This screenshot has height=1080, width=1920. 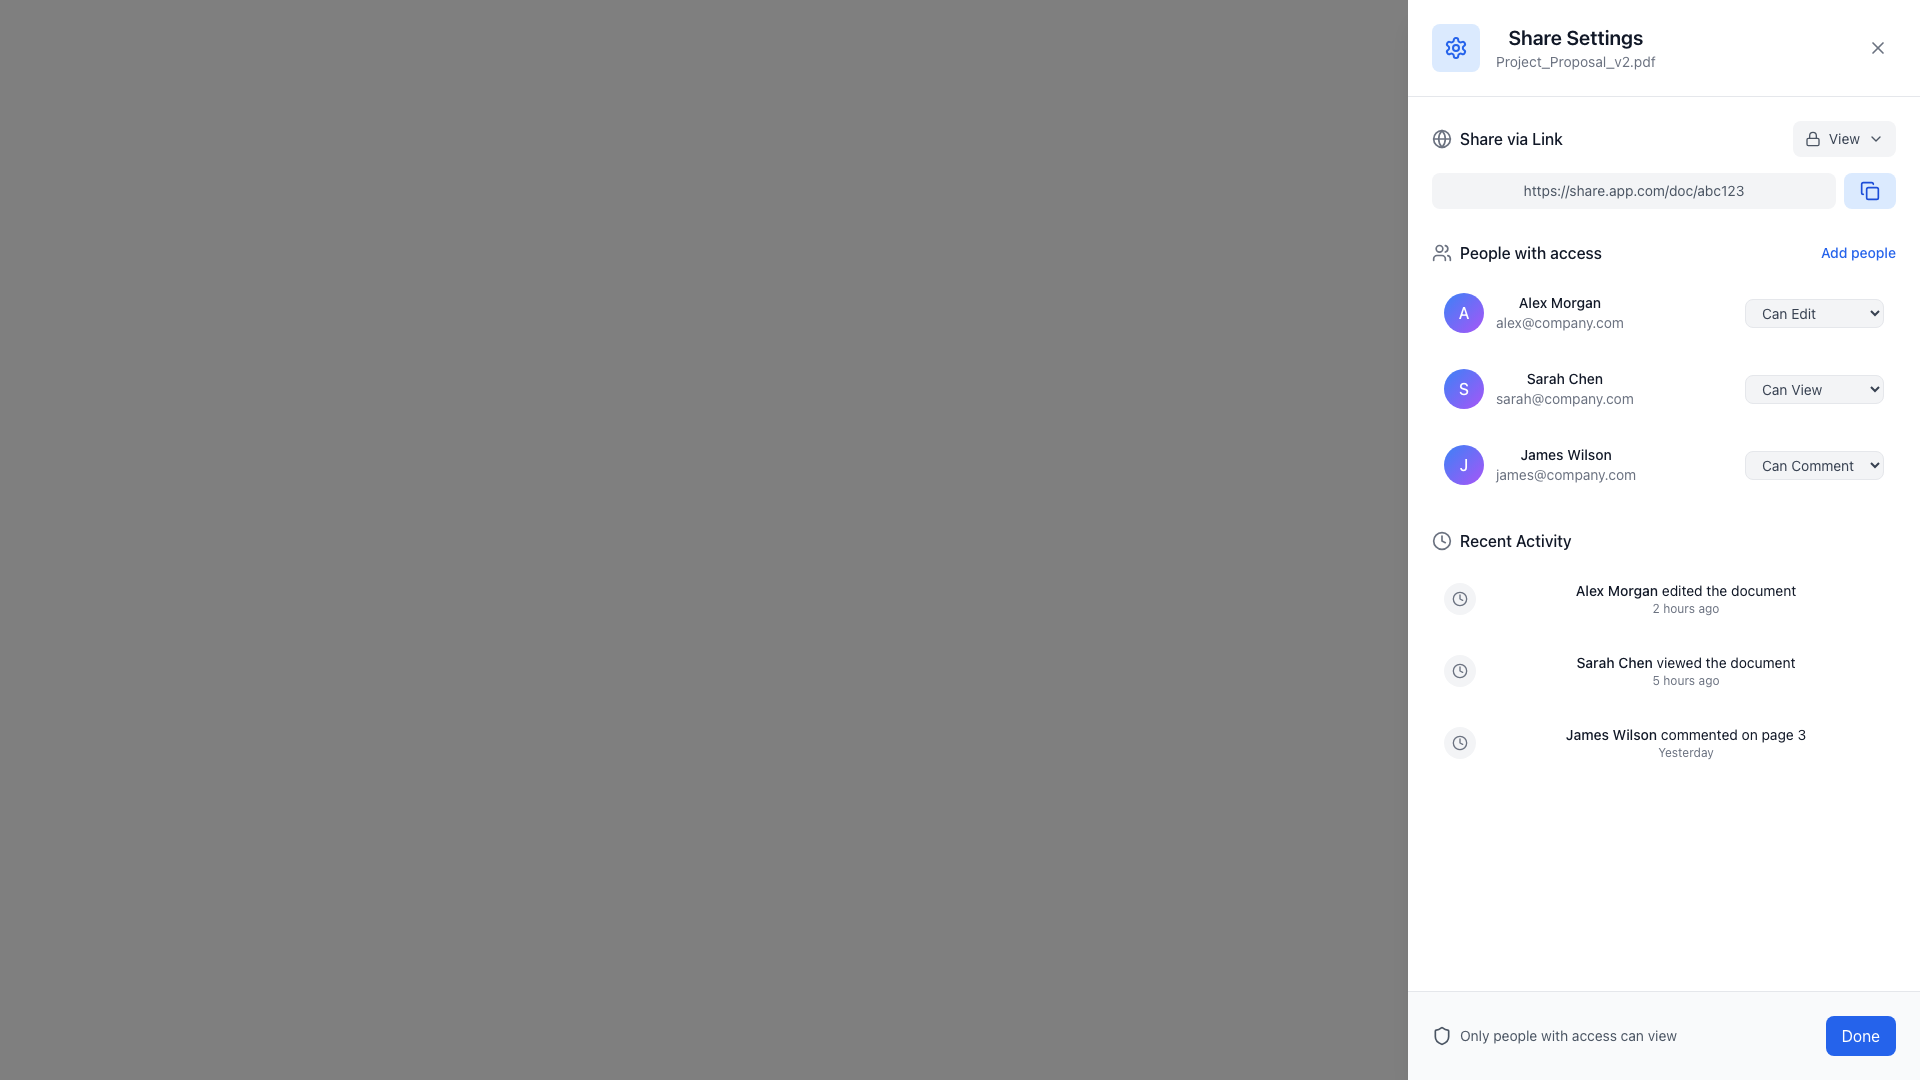 I want to click on the dropdown button on the user row for 'Alex Morgan' to change permissions, so click(x=1664, y=312).